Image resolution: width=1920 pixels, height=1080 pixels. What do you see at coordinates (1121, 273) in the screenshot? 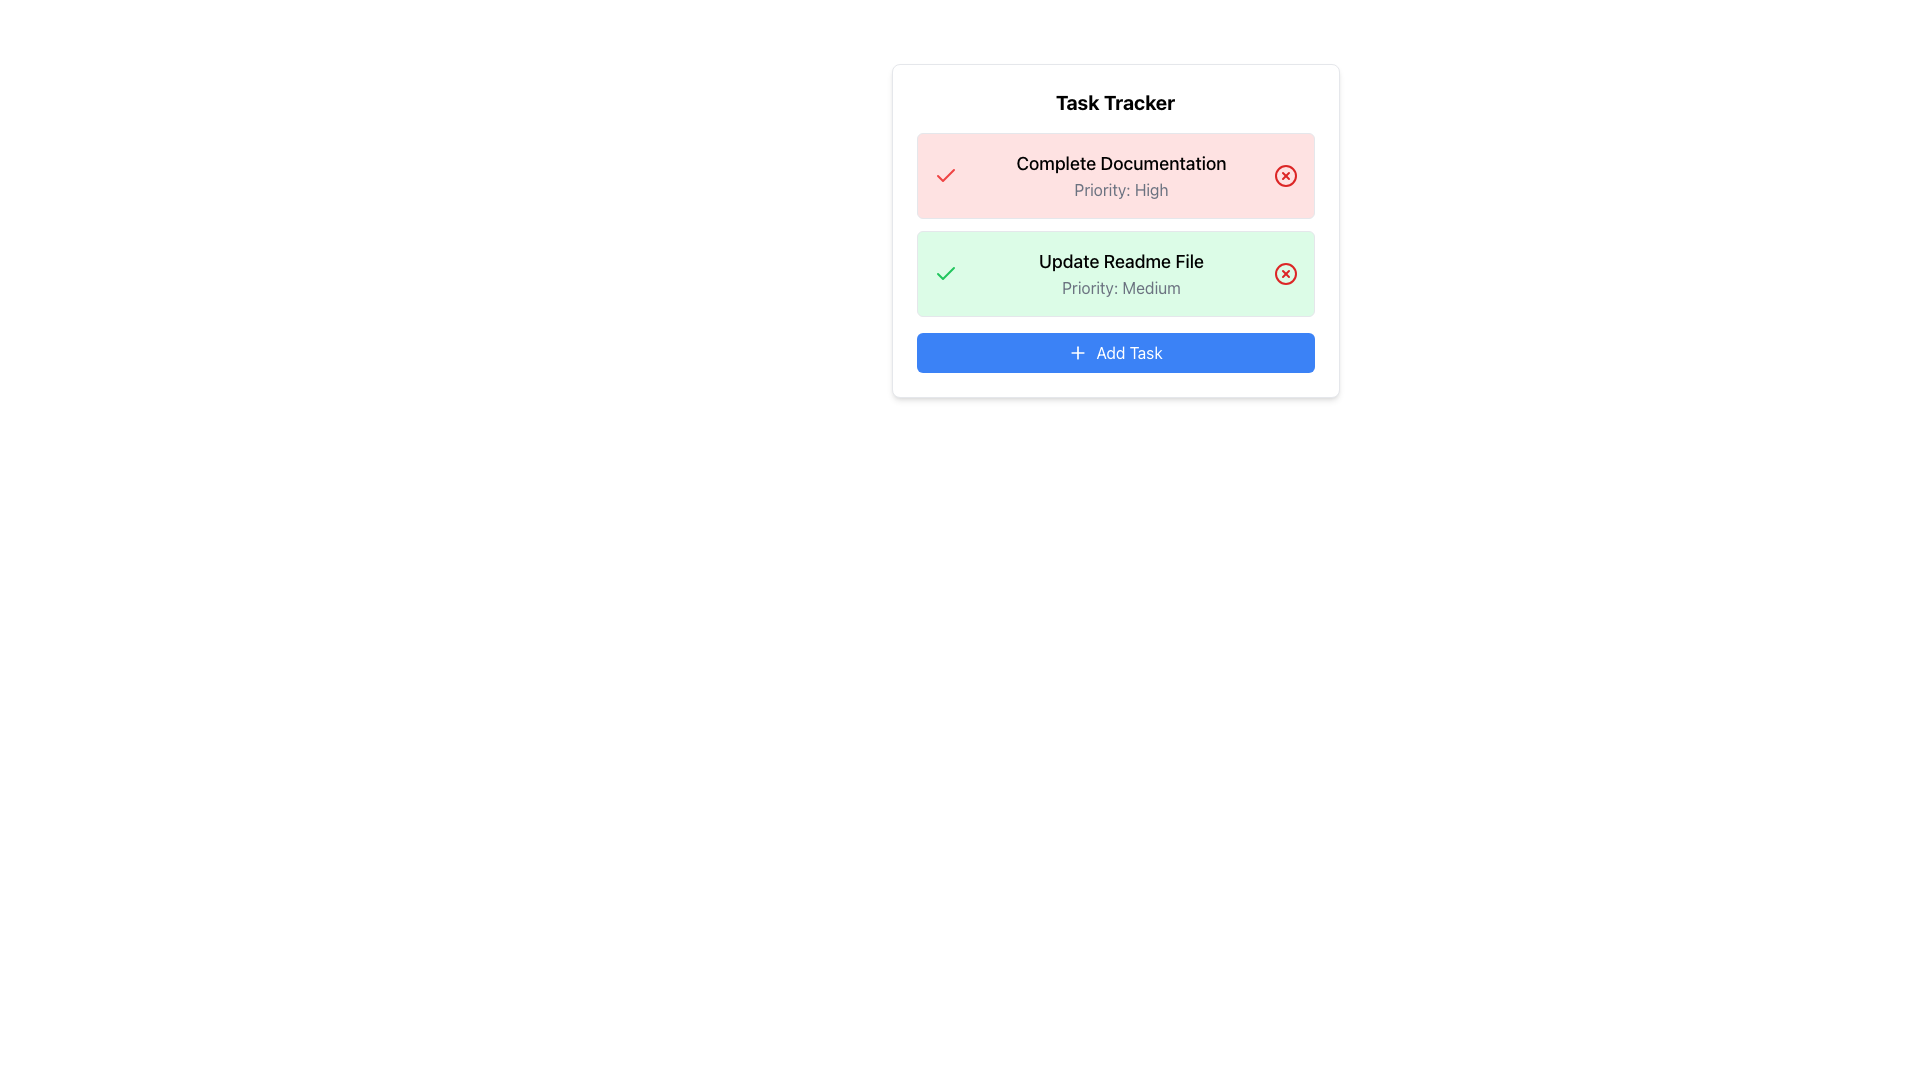
I see `the Task item displaying 'Update Readme File' with 'Priority: Medium' underneath, located in the middle of the task list` at bounding box center [1121, 273].